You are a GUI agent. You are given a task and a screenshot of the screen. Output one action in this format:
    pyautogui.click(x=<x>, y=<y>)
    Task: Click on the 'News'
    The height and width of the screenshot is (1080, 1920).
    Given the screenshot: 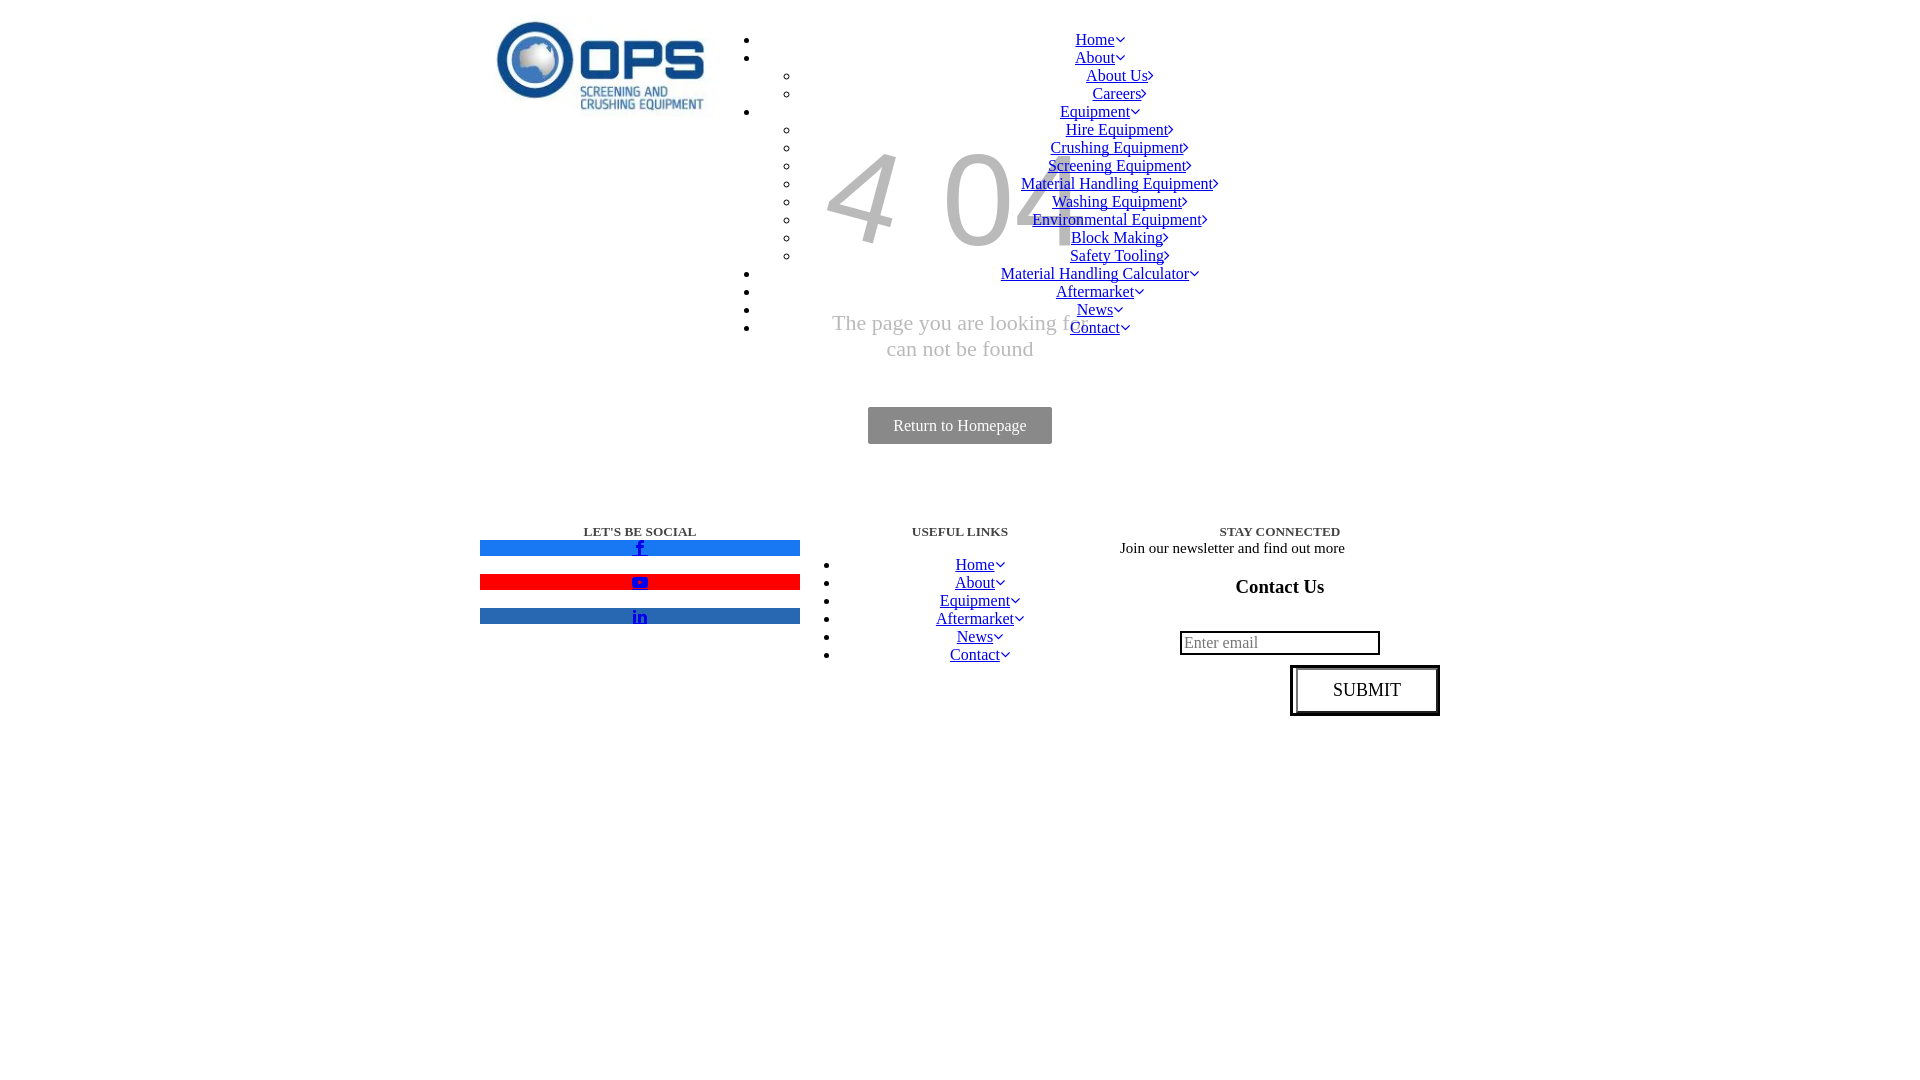 What is the action you would take?
    pyautogui.click(x=979, y=636)
    